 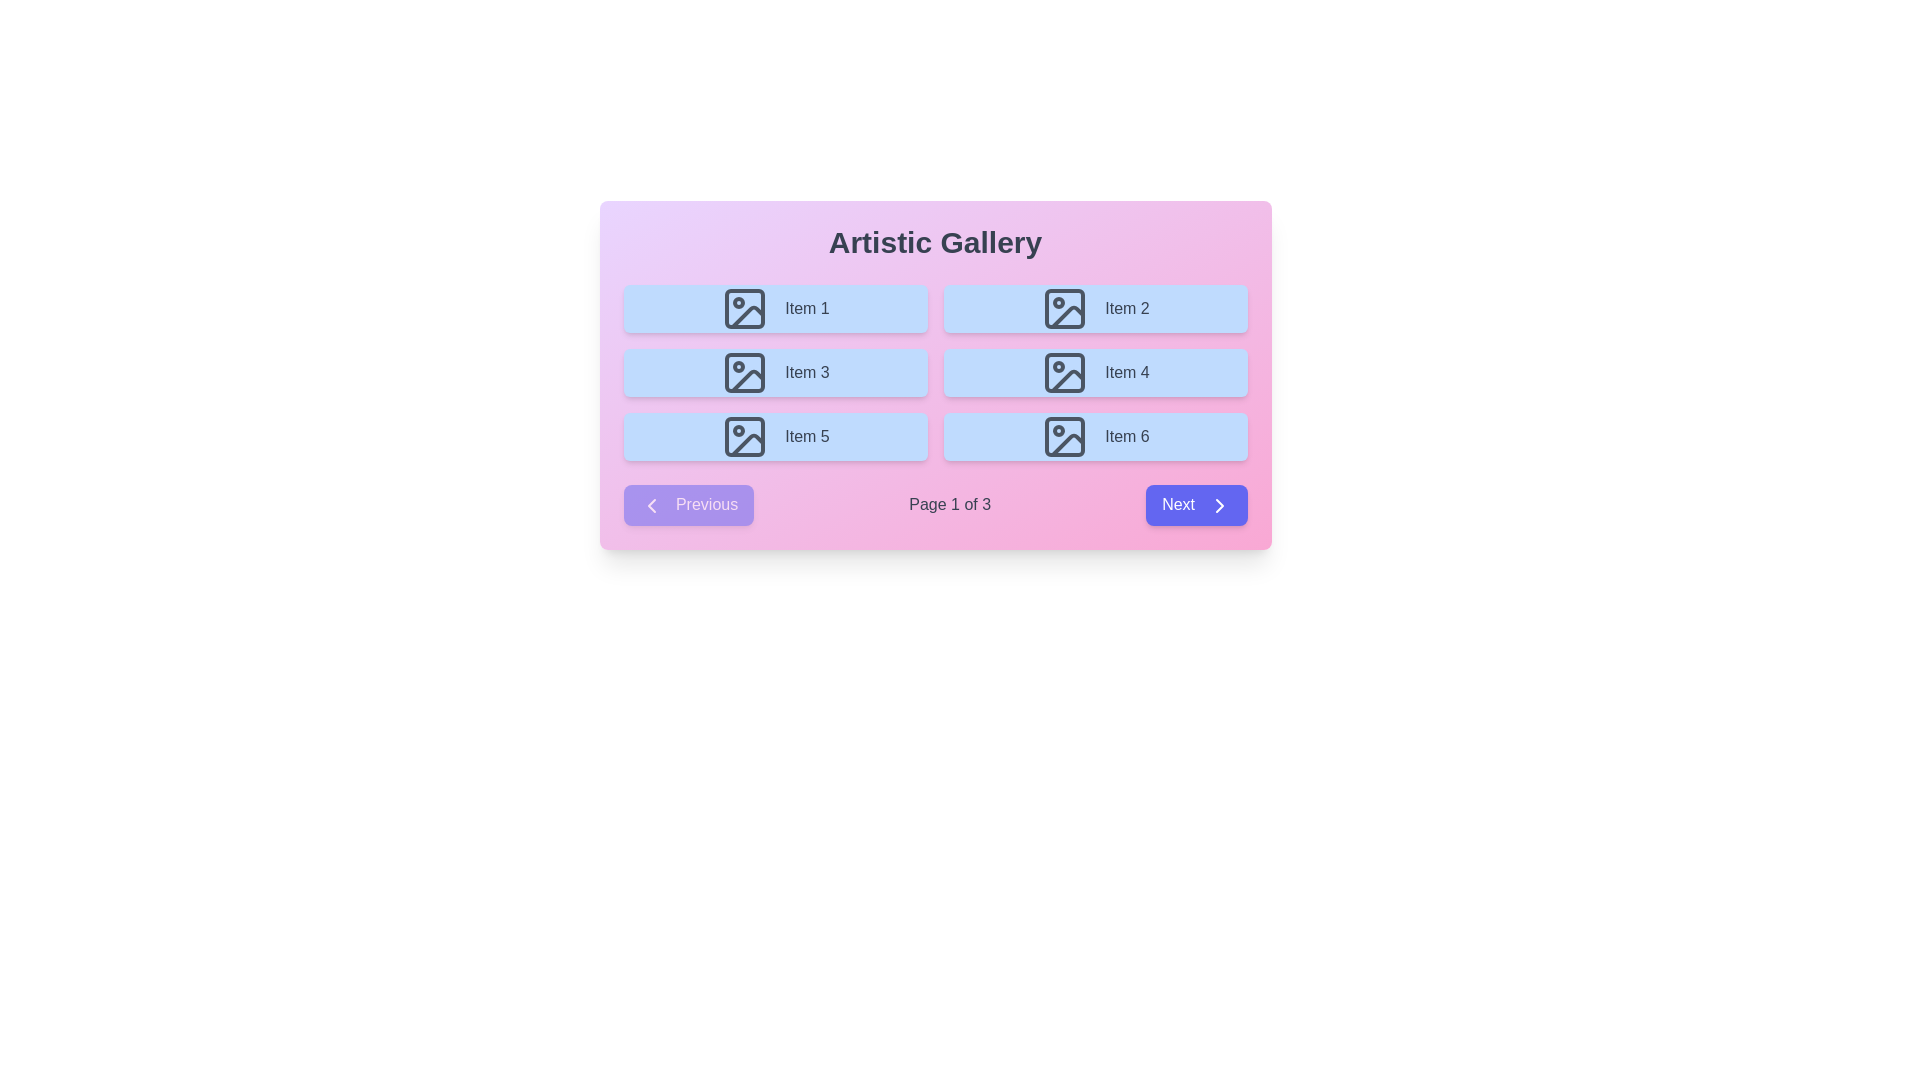 I want to click on the pagination text that indicates the current page number, situated centrally between the 'Previous' and 'Next' buttons, so click(x=949, y=504).